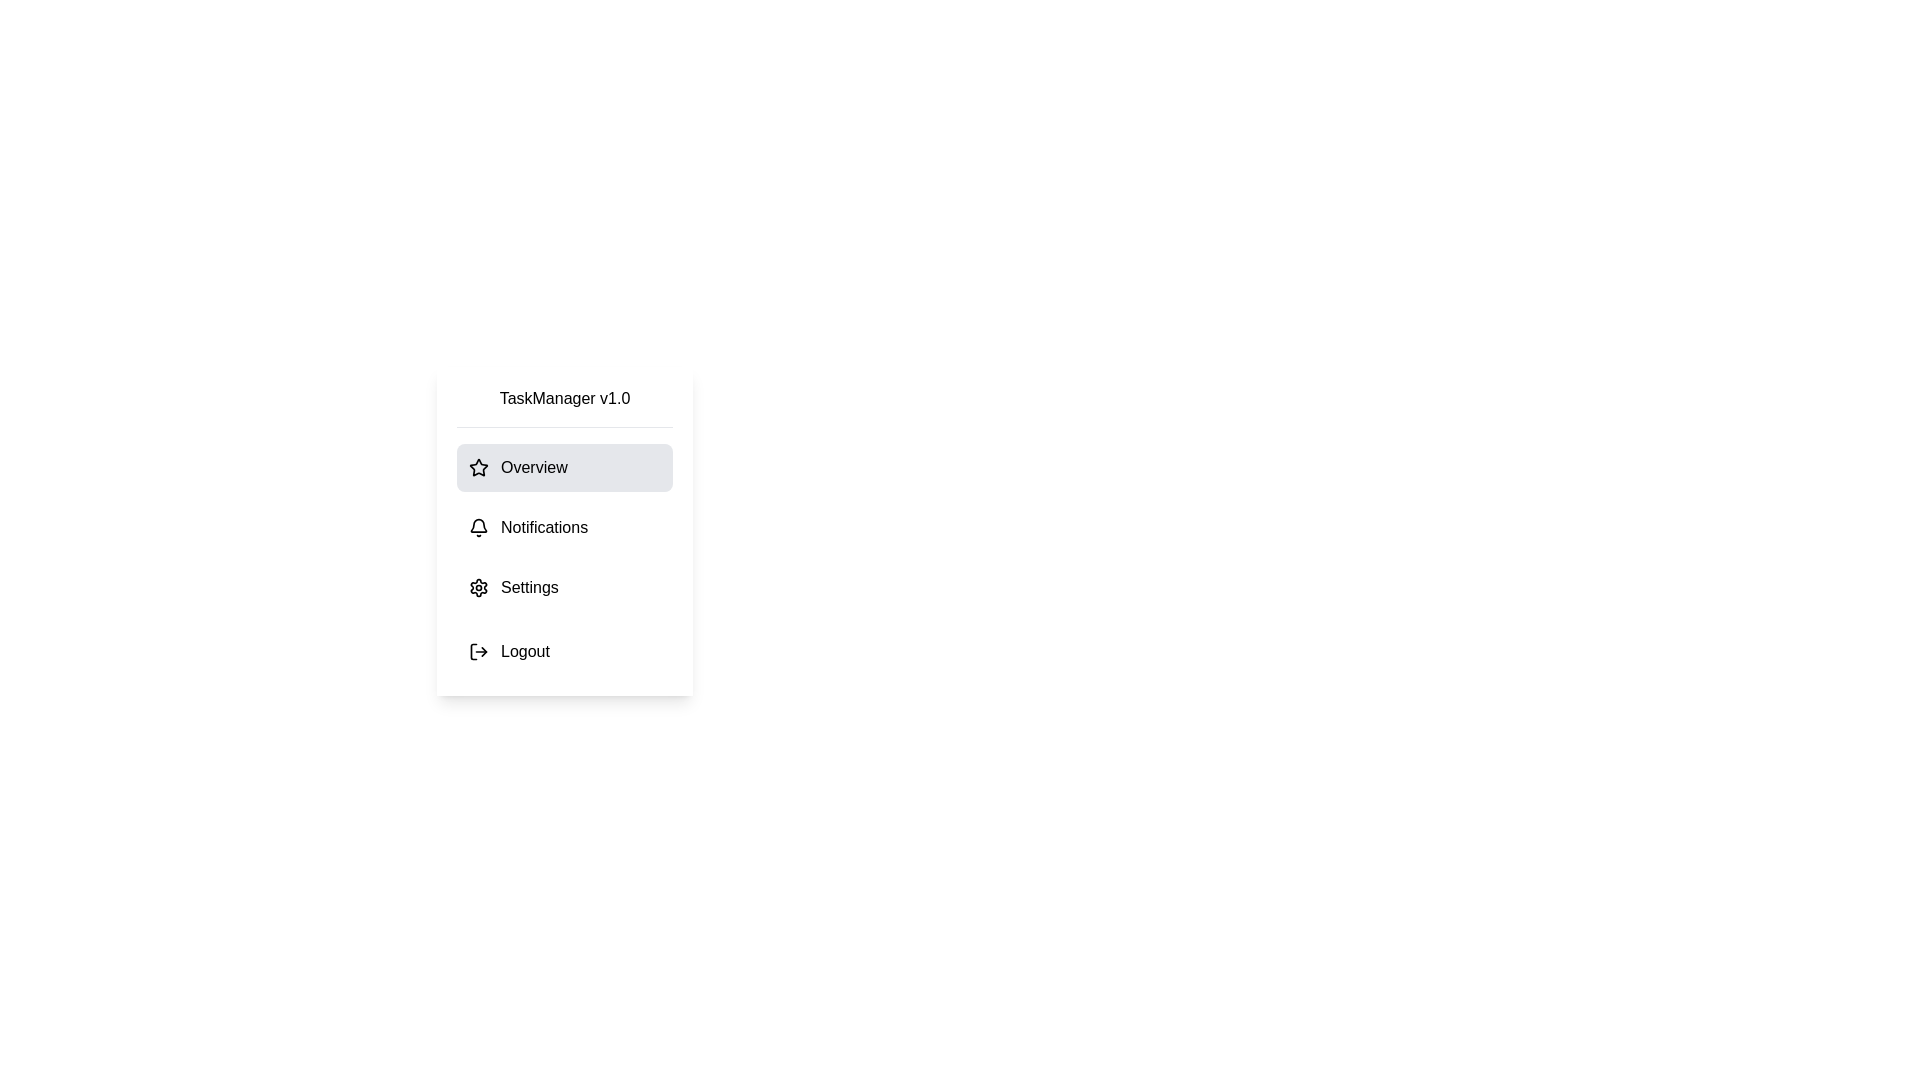 This screenshot has width=1920, height=1080. I want to click on the star-shaped icon that is located next, so click(478, 467).